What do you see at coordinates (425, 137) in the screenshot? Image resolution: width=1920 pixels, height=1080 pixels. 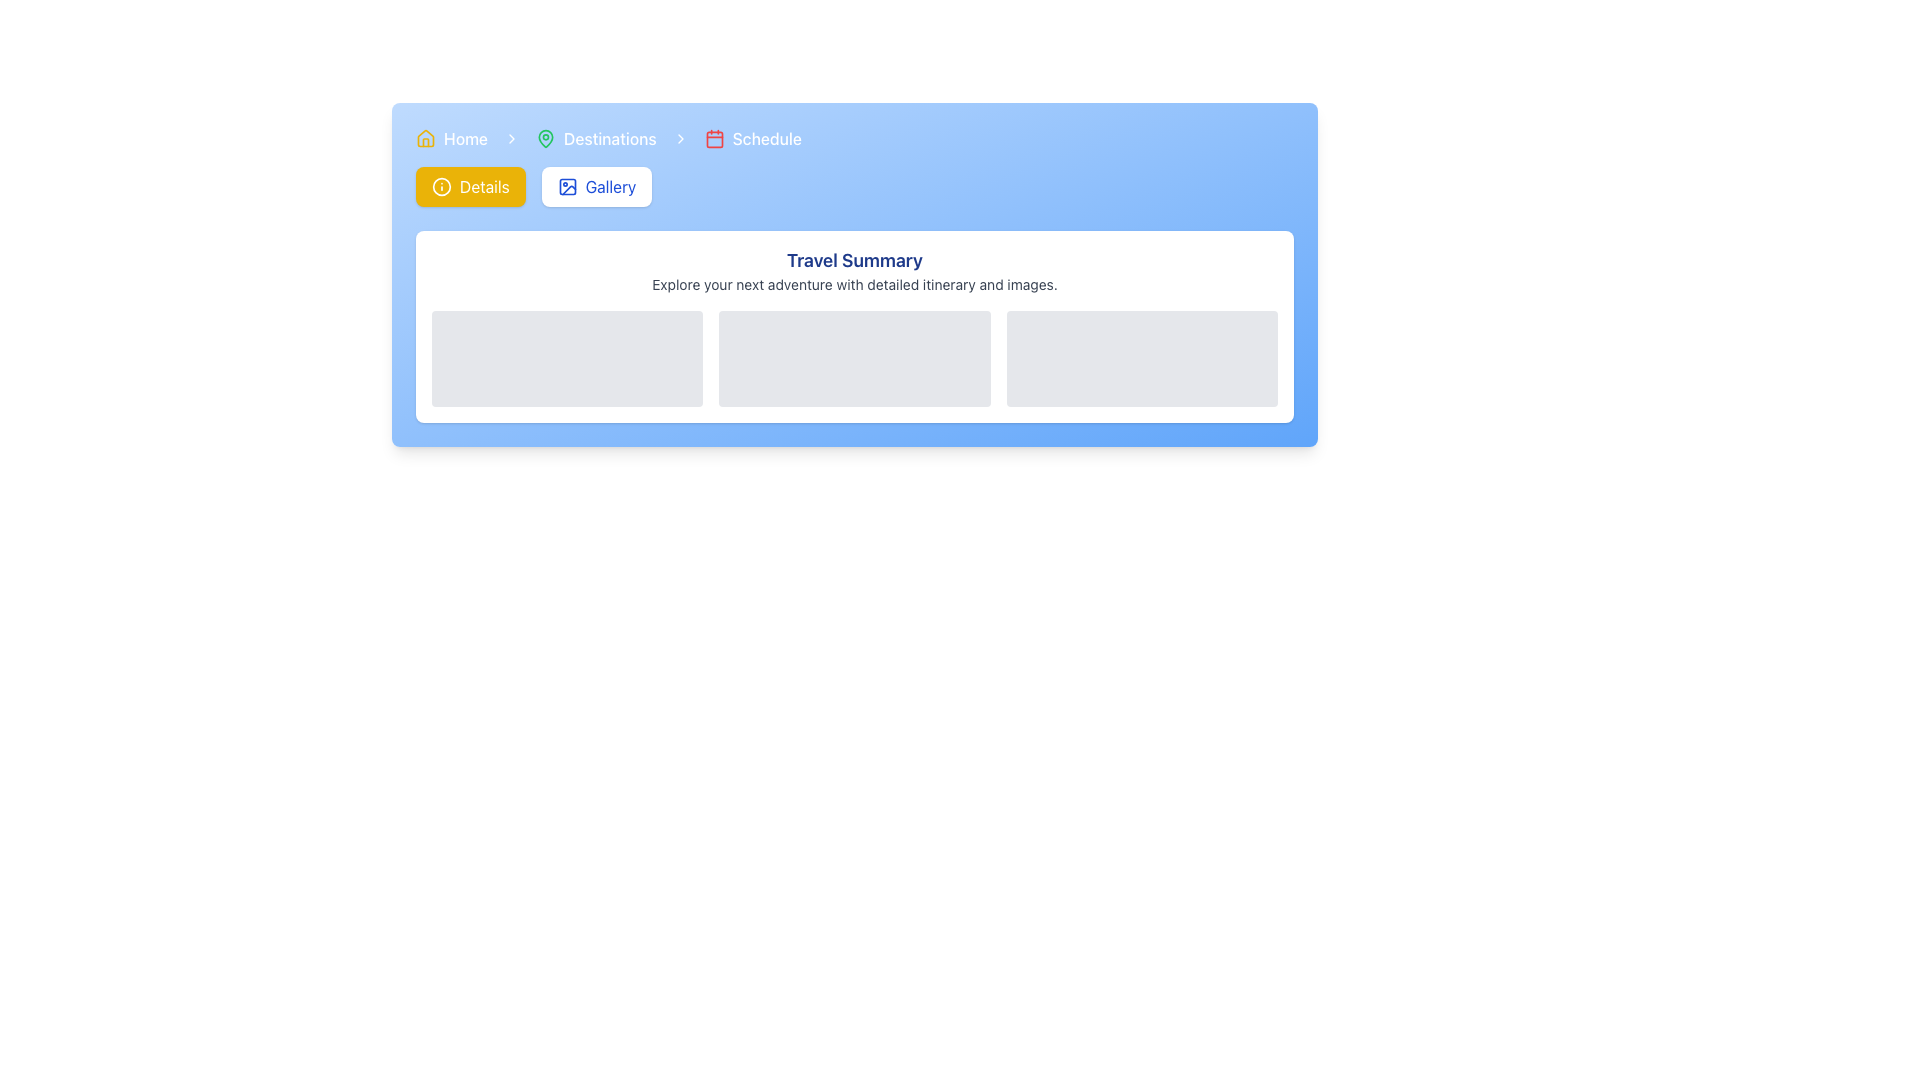 I see `the Home icon located at the far left of the top navigation bar to trigger a tooltip` at bounding box center [425, 137].